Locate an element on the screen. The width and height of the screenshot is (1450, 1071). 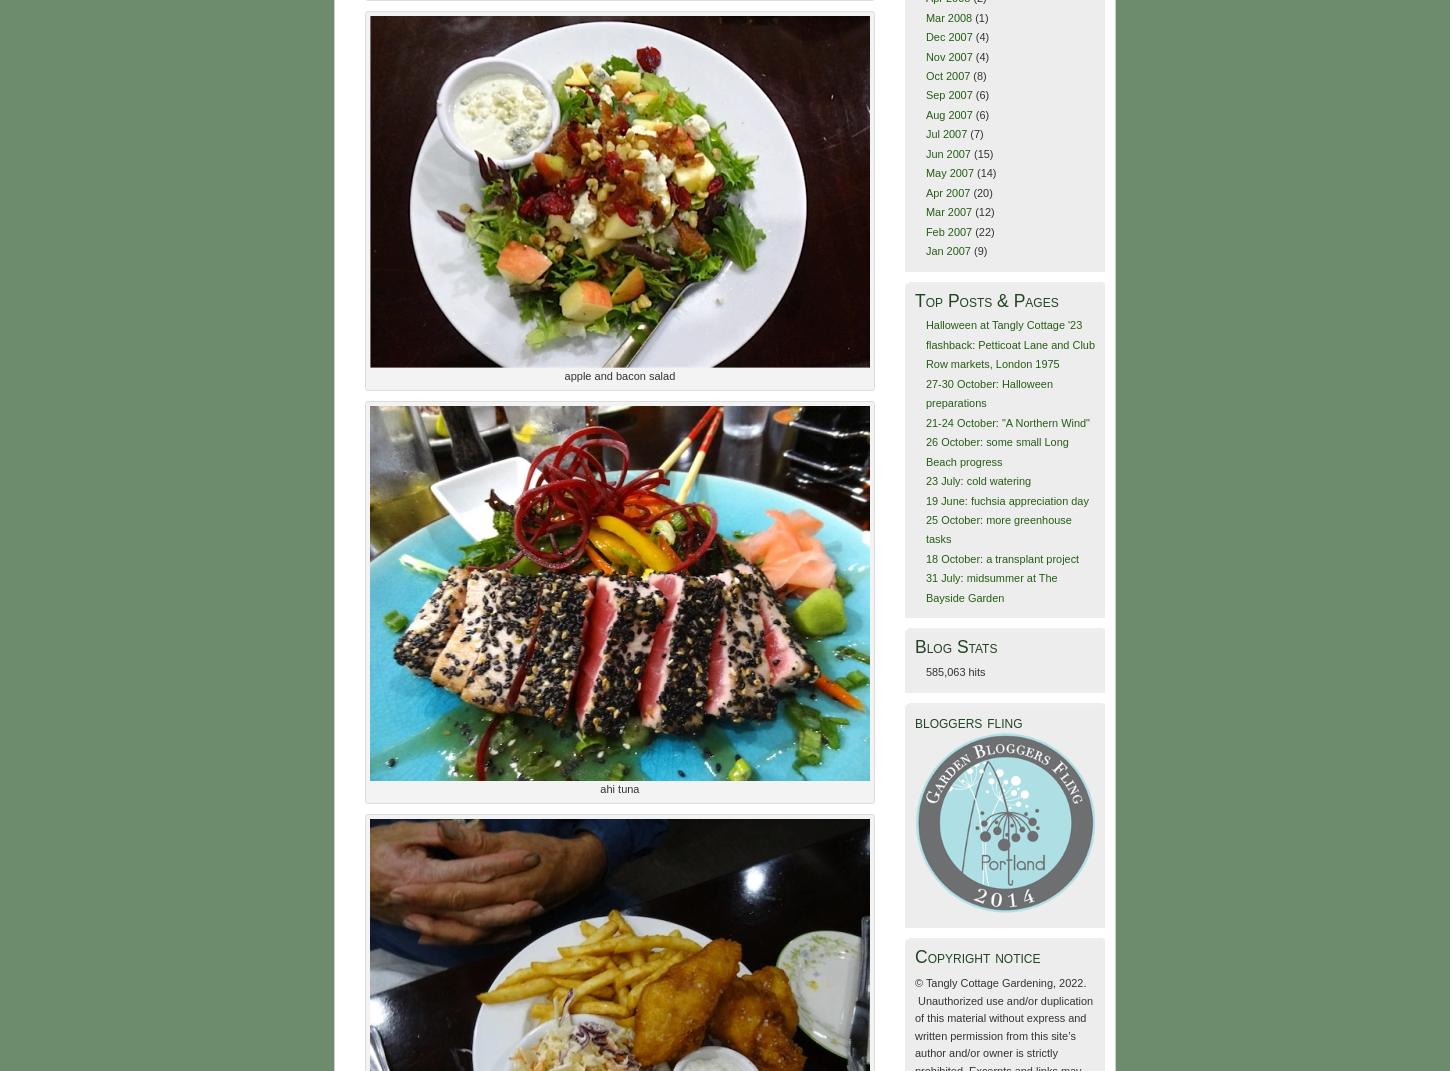
'23 July: cold watering' is located at coordinates (978, 479).